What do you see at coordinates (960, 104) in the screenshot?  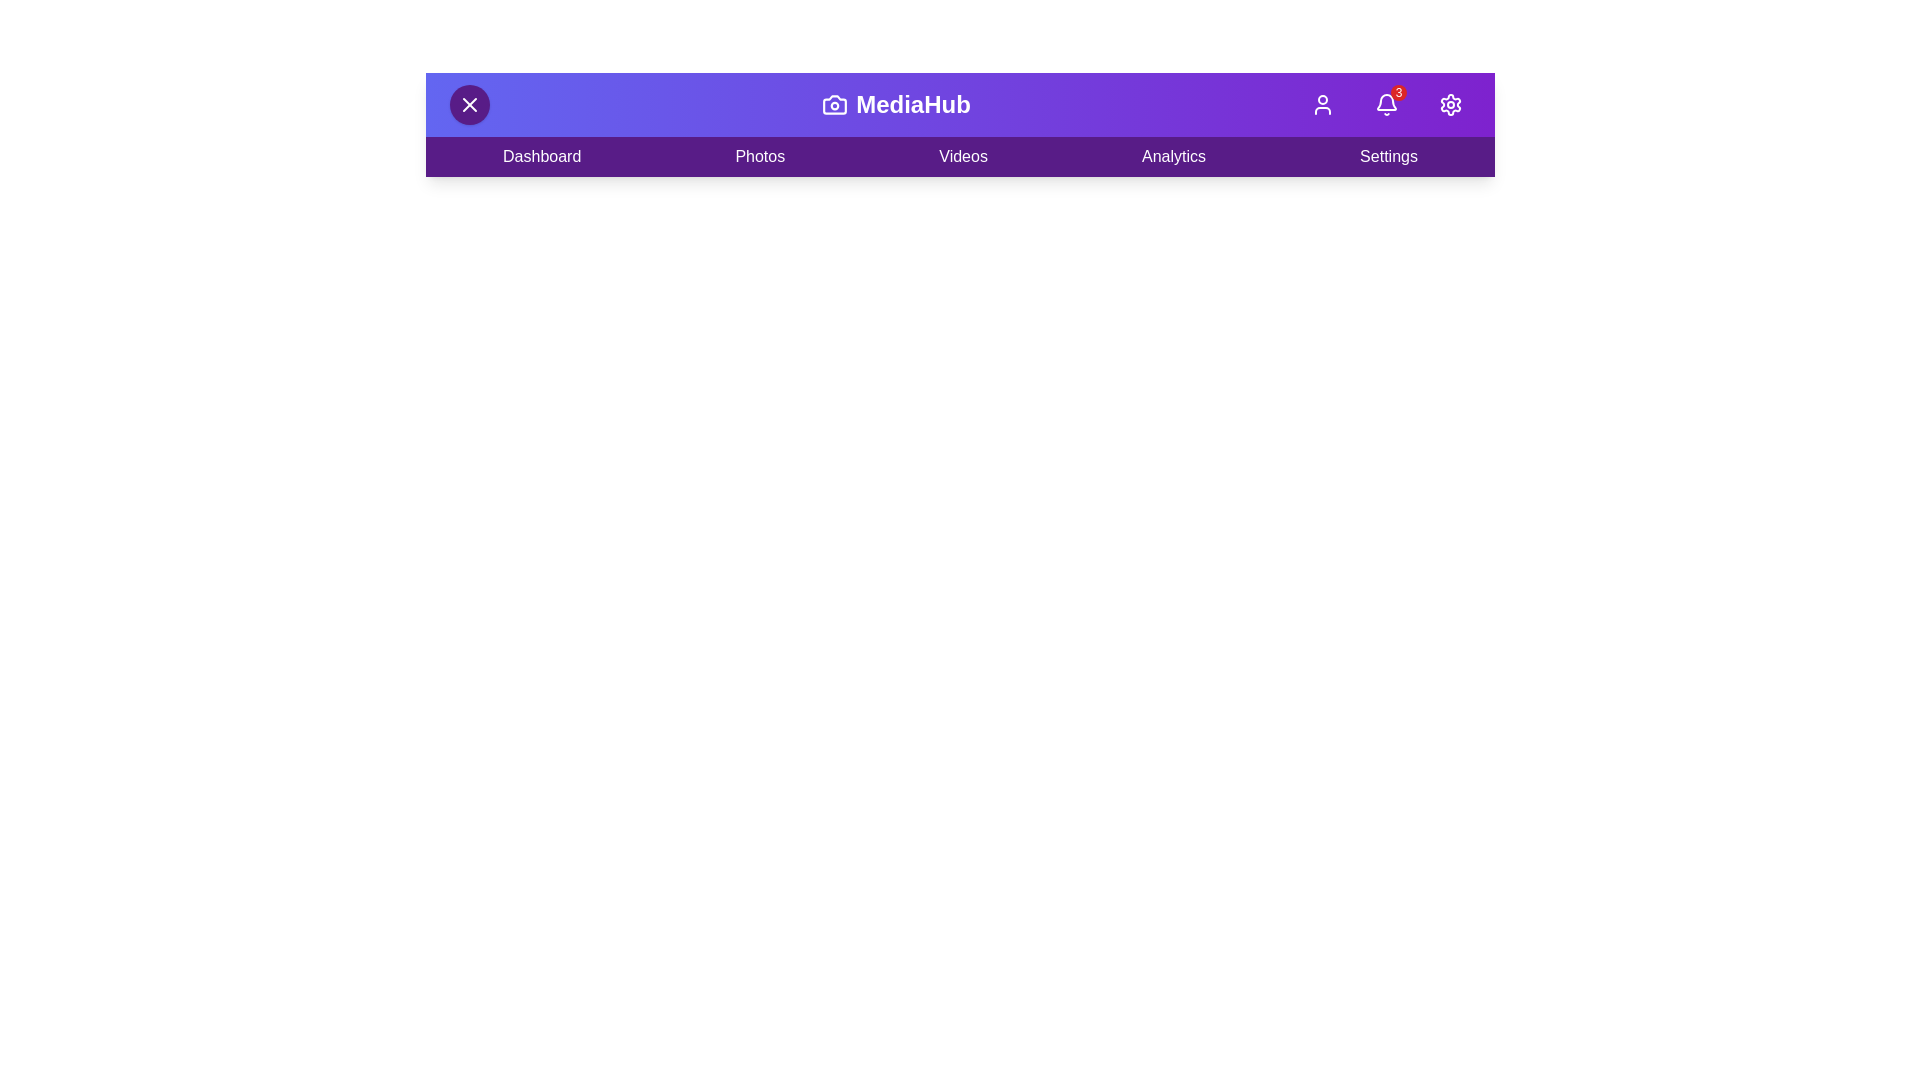 I see `the header area to view the icon and text` at bounding box center [960, 104].